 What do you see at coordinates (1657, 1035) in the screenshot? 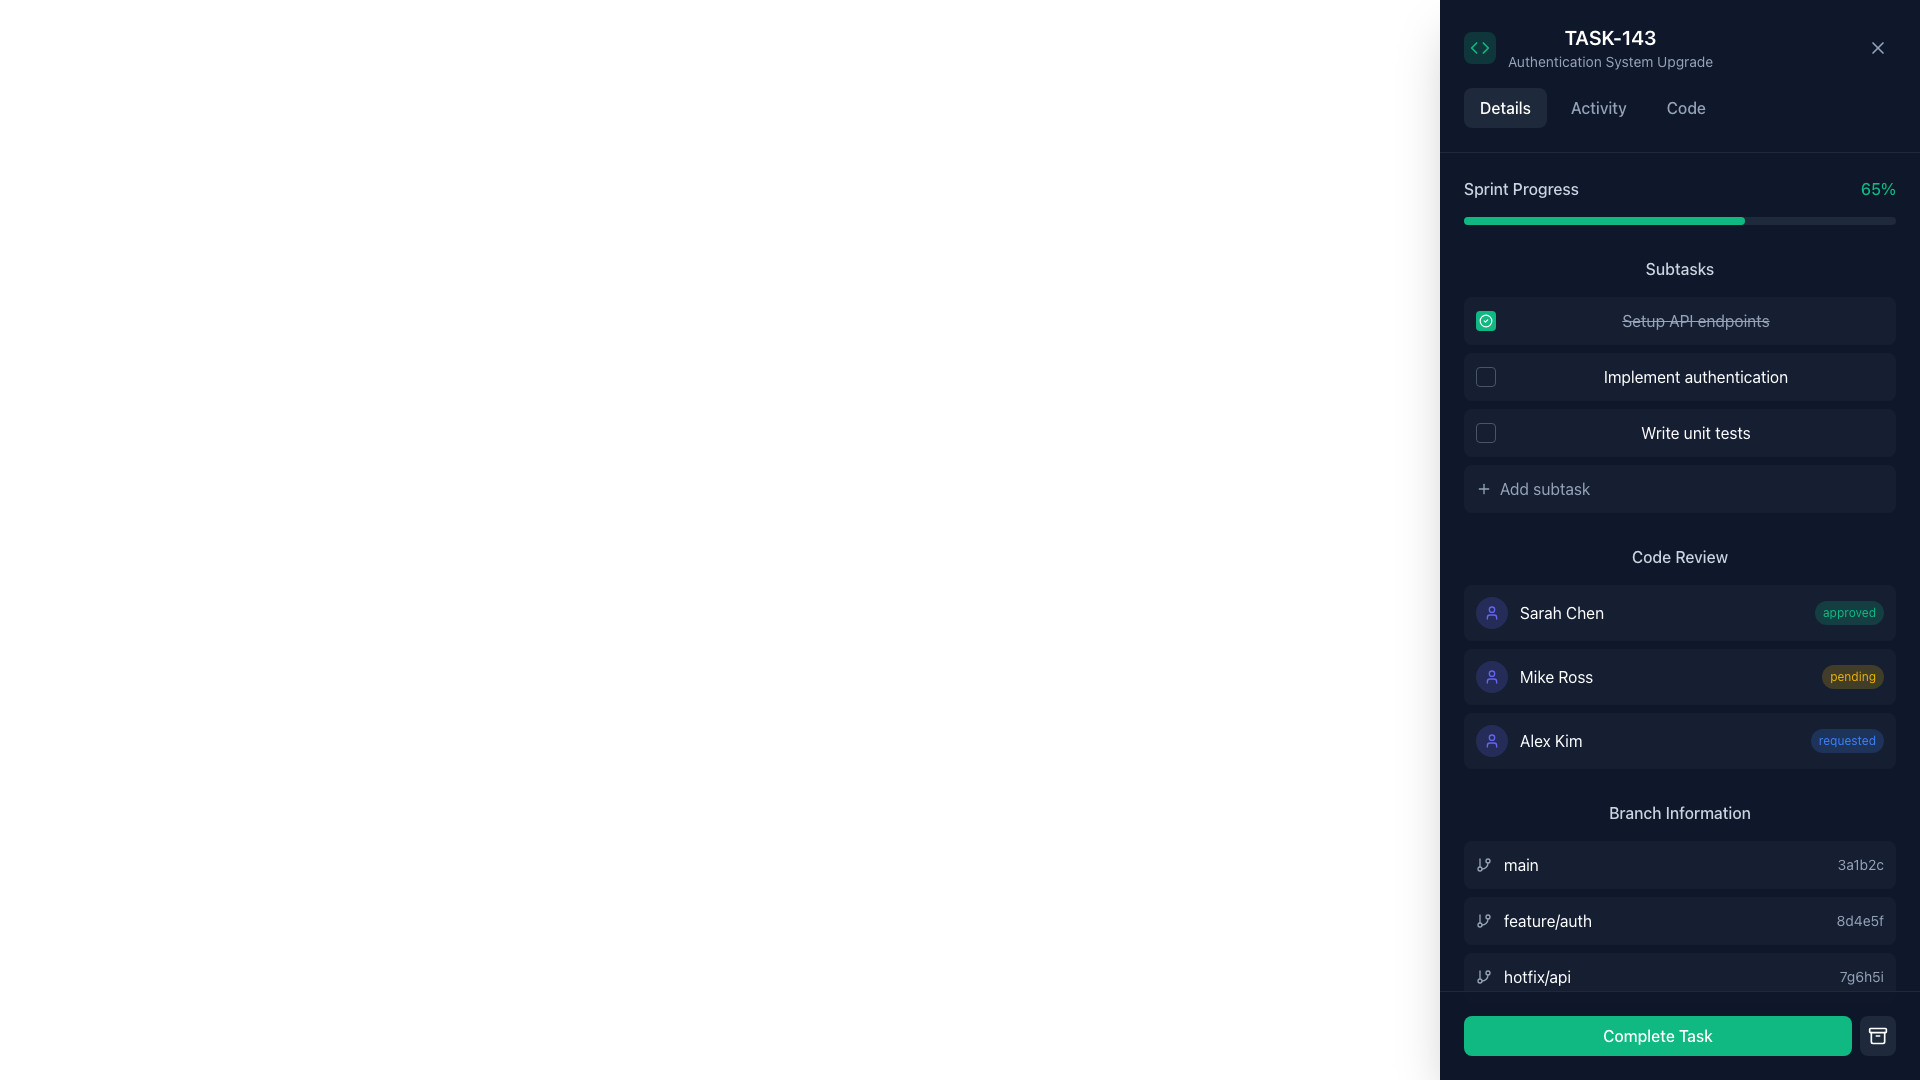
I see `the button at the bottom left of the task details section to mark the task as complete` at bounding box center [1657, 1035].